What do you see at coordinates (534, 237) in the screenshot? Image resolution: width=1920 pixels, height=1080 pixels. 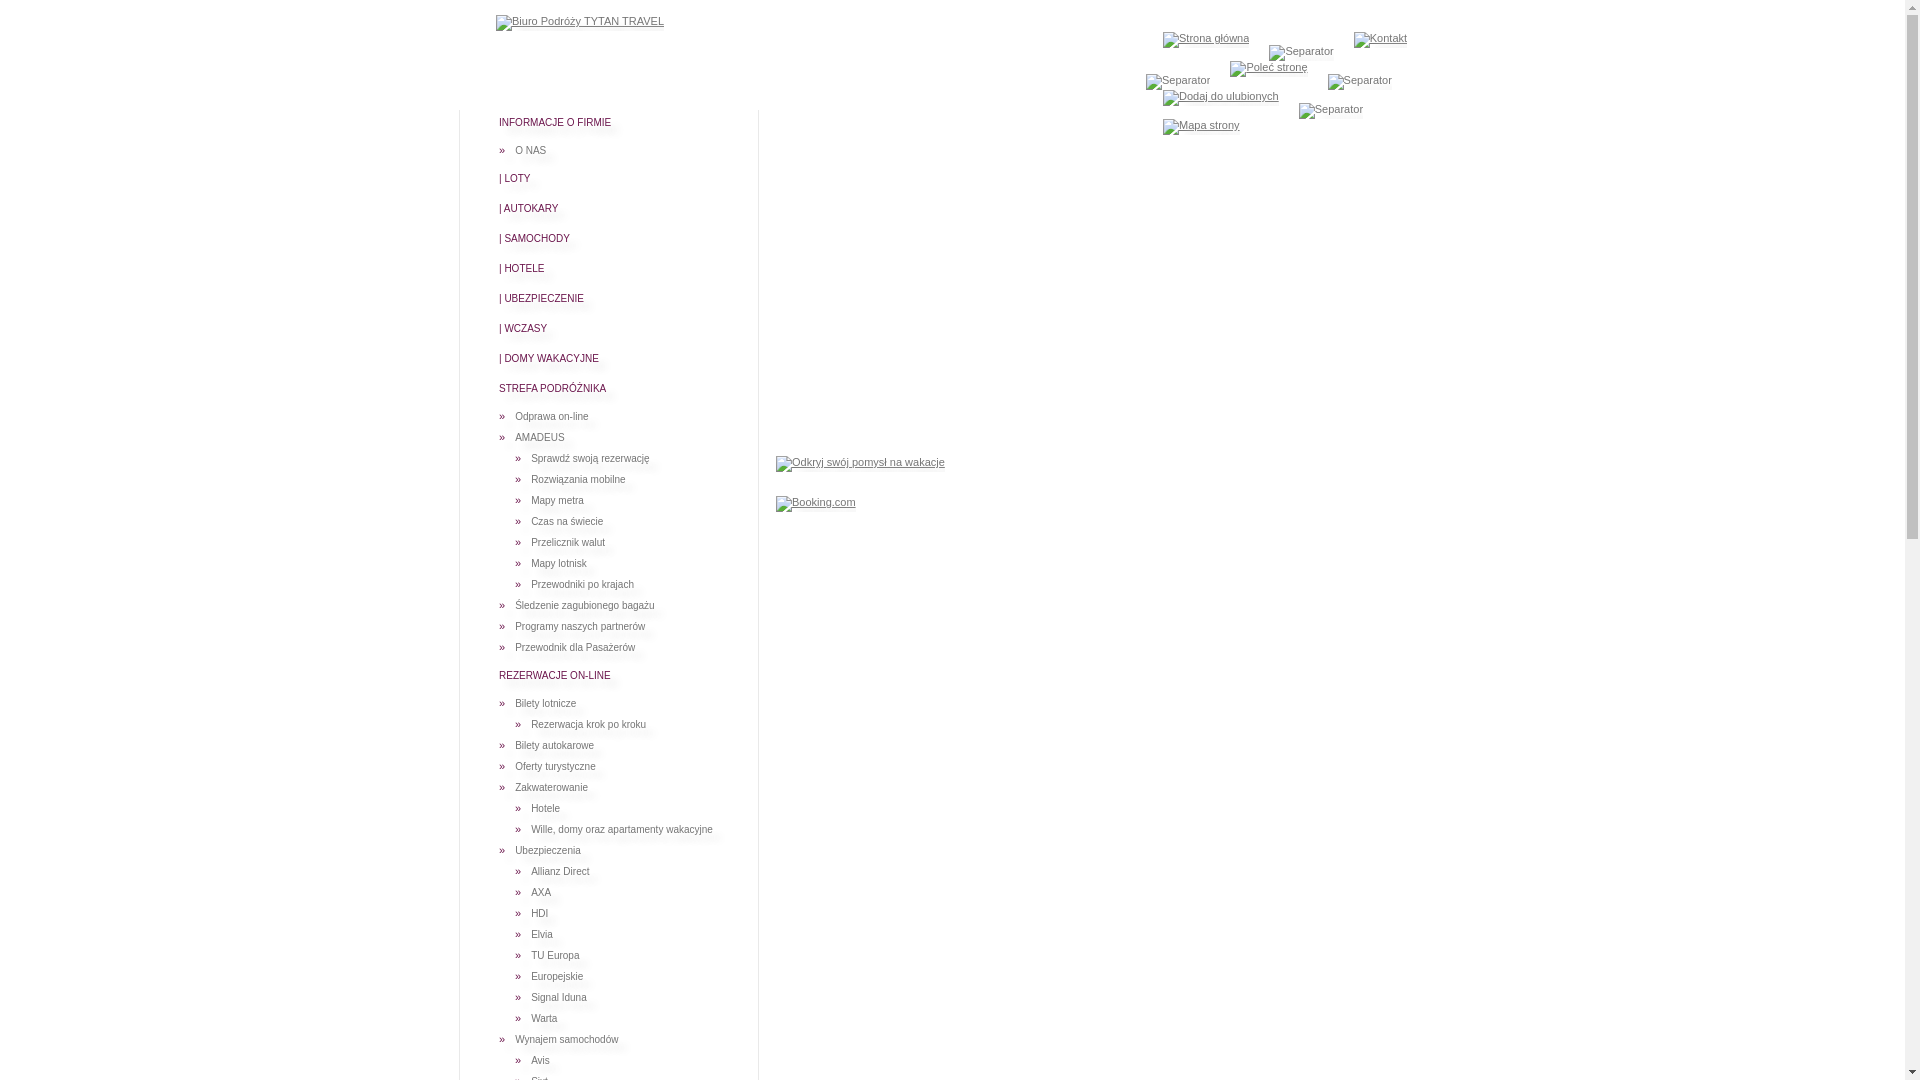 I see `'| SAMOCHODY'` at bounding box center [534, 237].